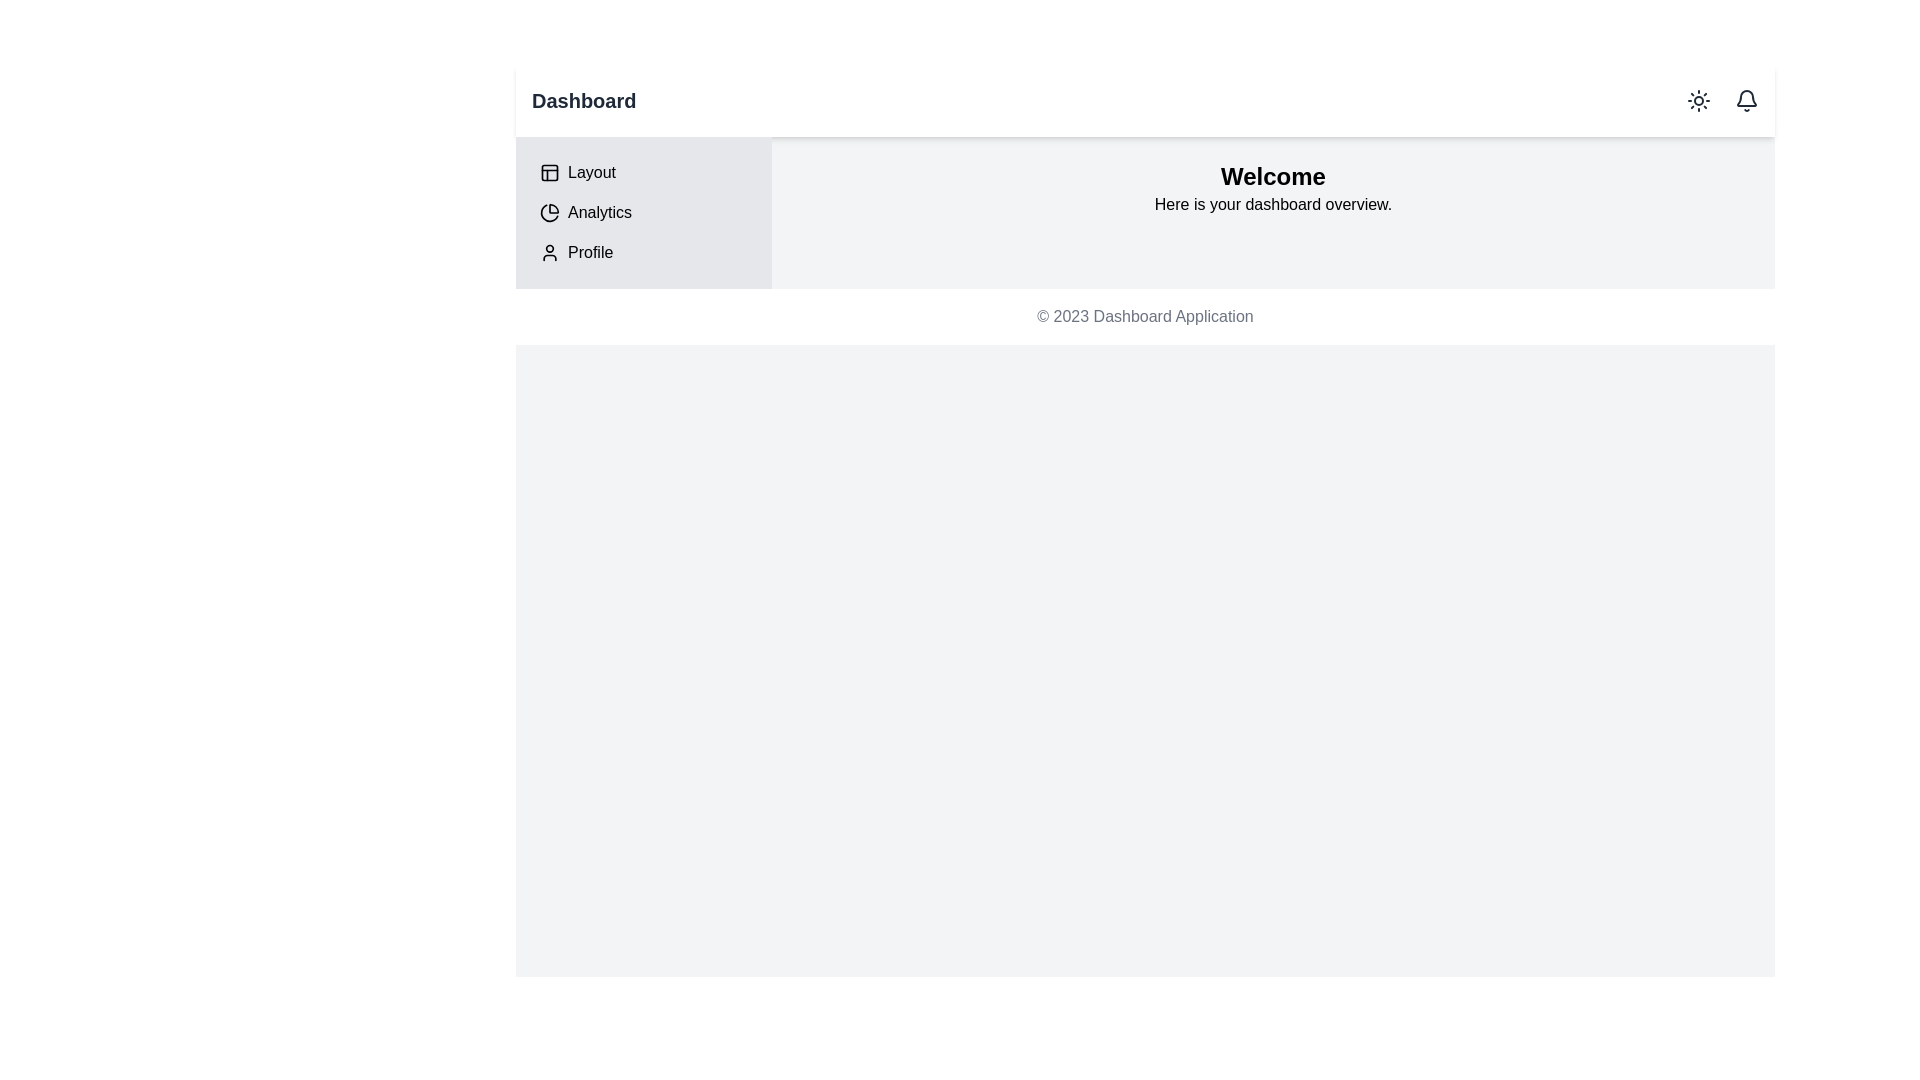  Describe the element at coordinates (1698, 100) in the screenshot. I see `the toggle button for light and dark modes located in the upper-right corner of the user interface, to the left of the bell icon` at that location.